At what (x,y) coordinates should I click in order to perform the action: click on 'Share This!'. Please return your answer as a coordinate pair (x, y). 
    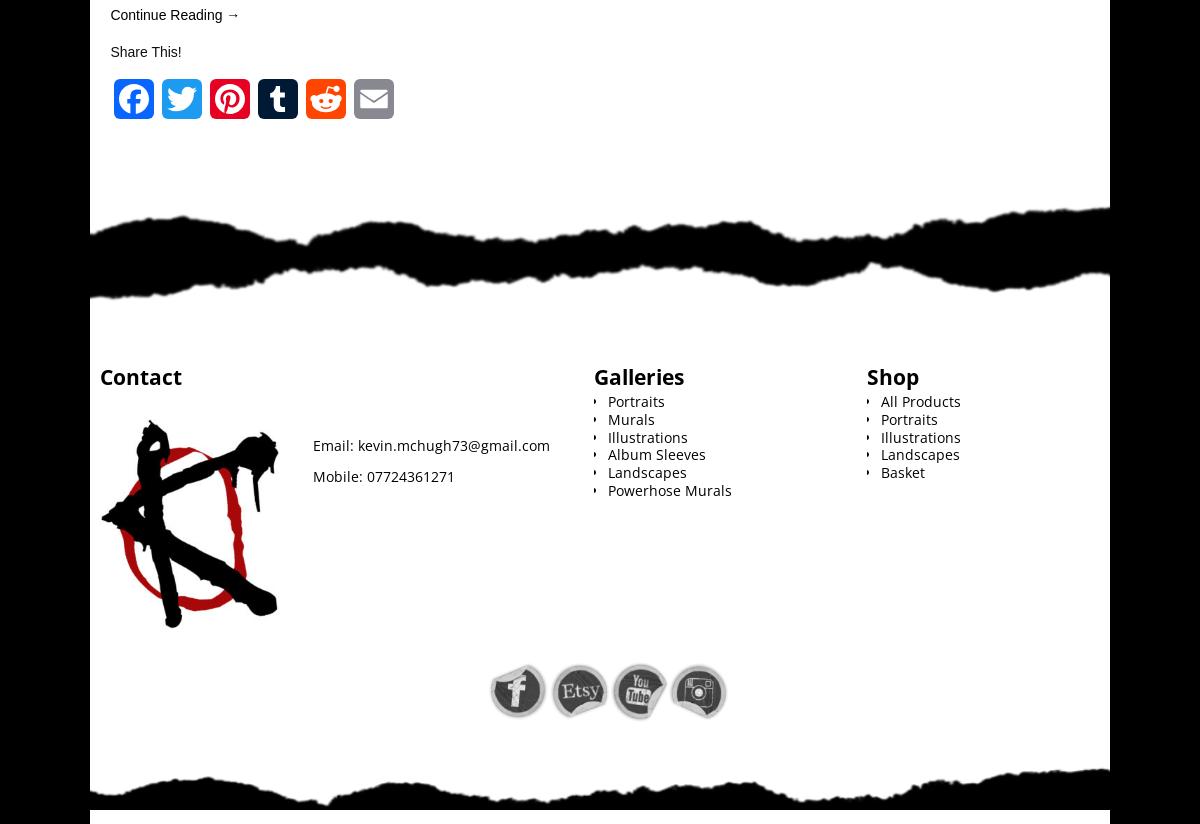
    Looking at the image, I should click on (145, 51).